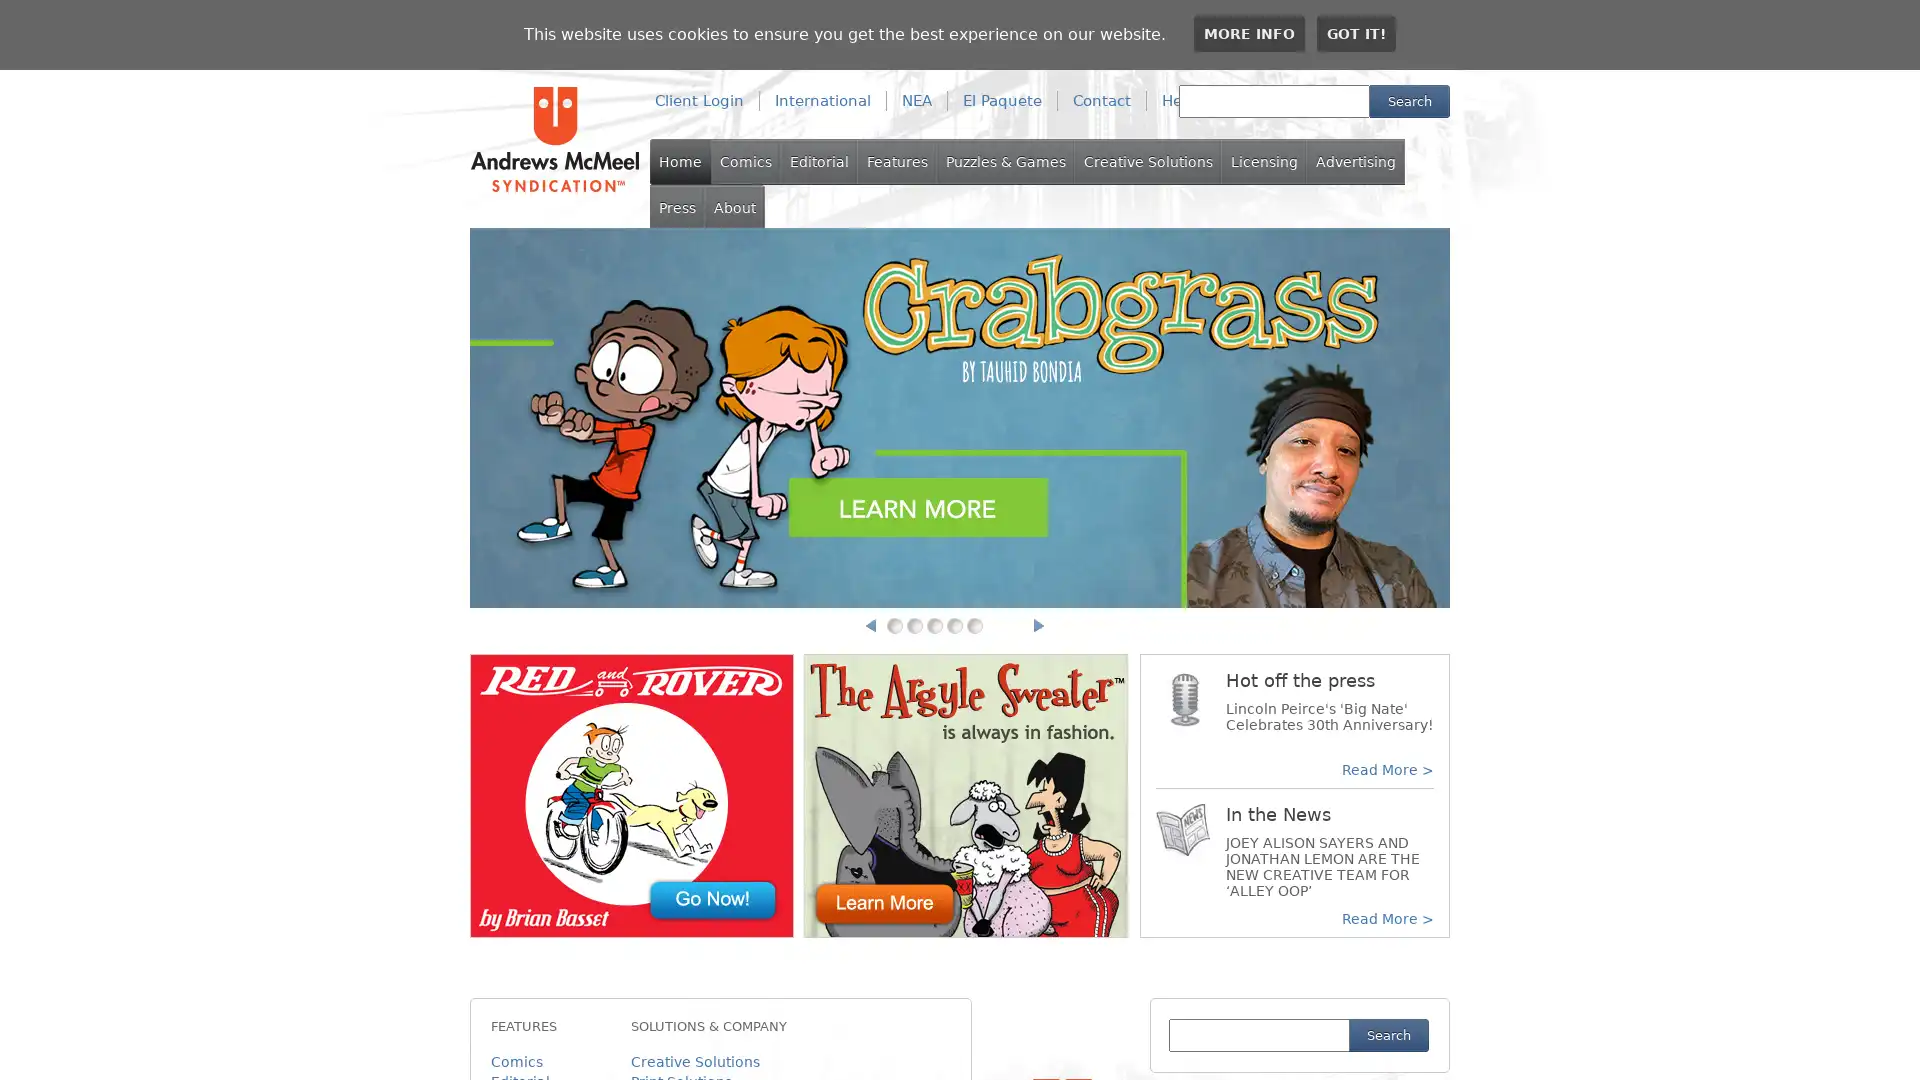 The width and height of the screenshot is (1920, 1080). What do you see at coordinates (1387, 1035) in the screenshot?
I see `Search` at bounding box center [1387, 1035].